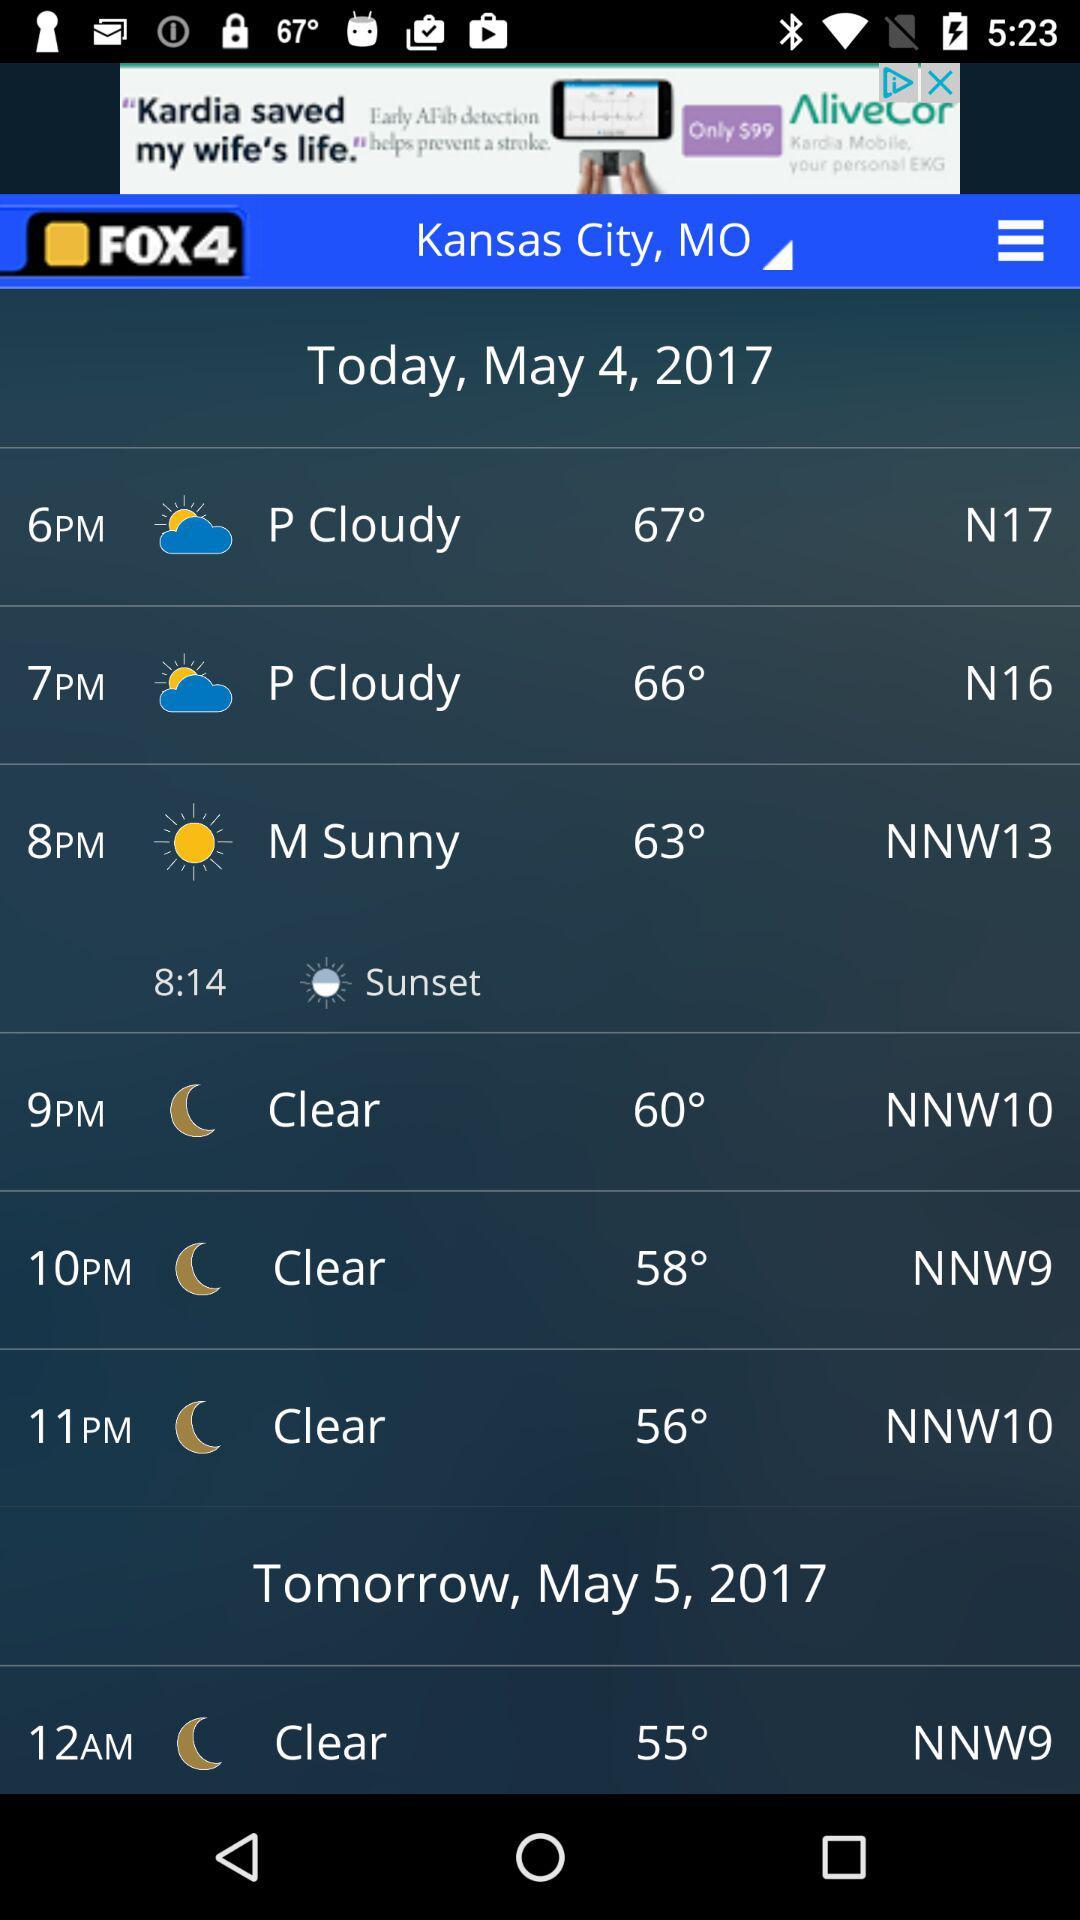 The image size is (1080, 1920). Describe the element at coordinates (131, 240) in the screenshot. I see `the main page` at that location.